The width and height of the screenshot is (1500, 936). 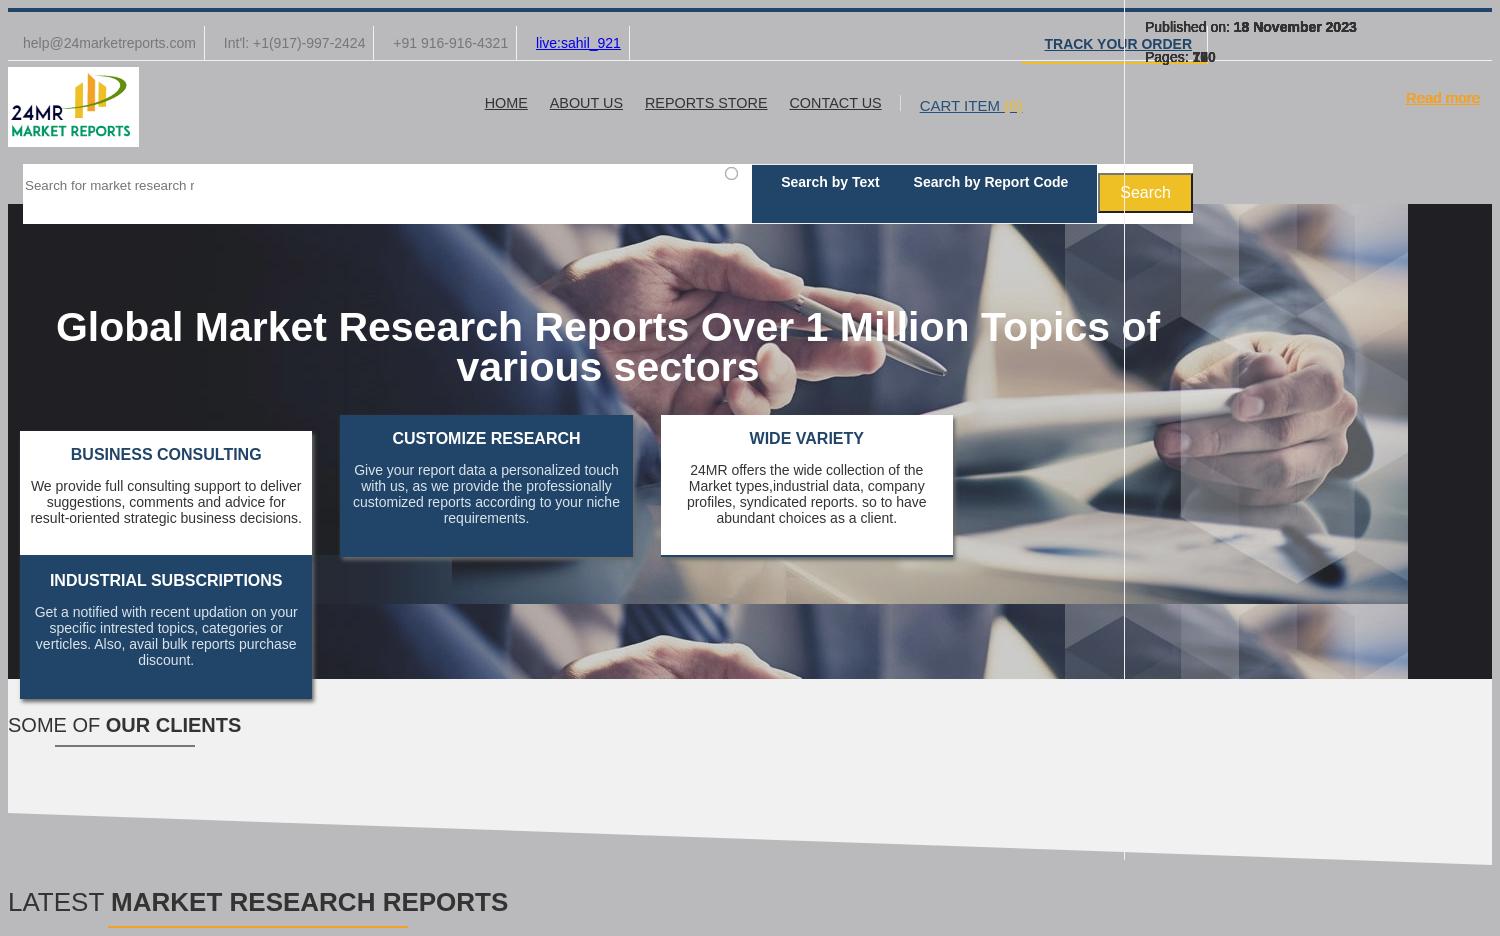 What do you see at coordinates (1202, 57) in the screenshot?
I see `'120'` at bounding box center [1202, 57].